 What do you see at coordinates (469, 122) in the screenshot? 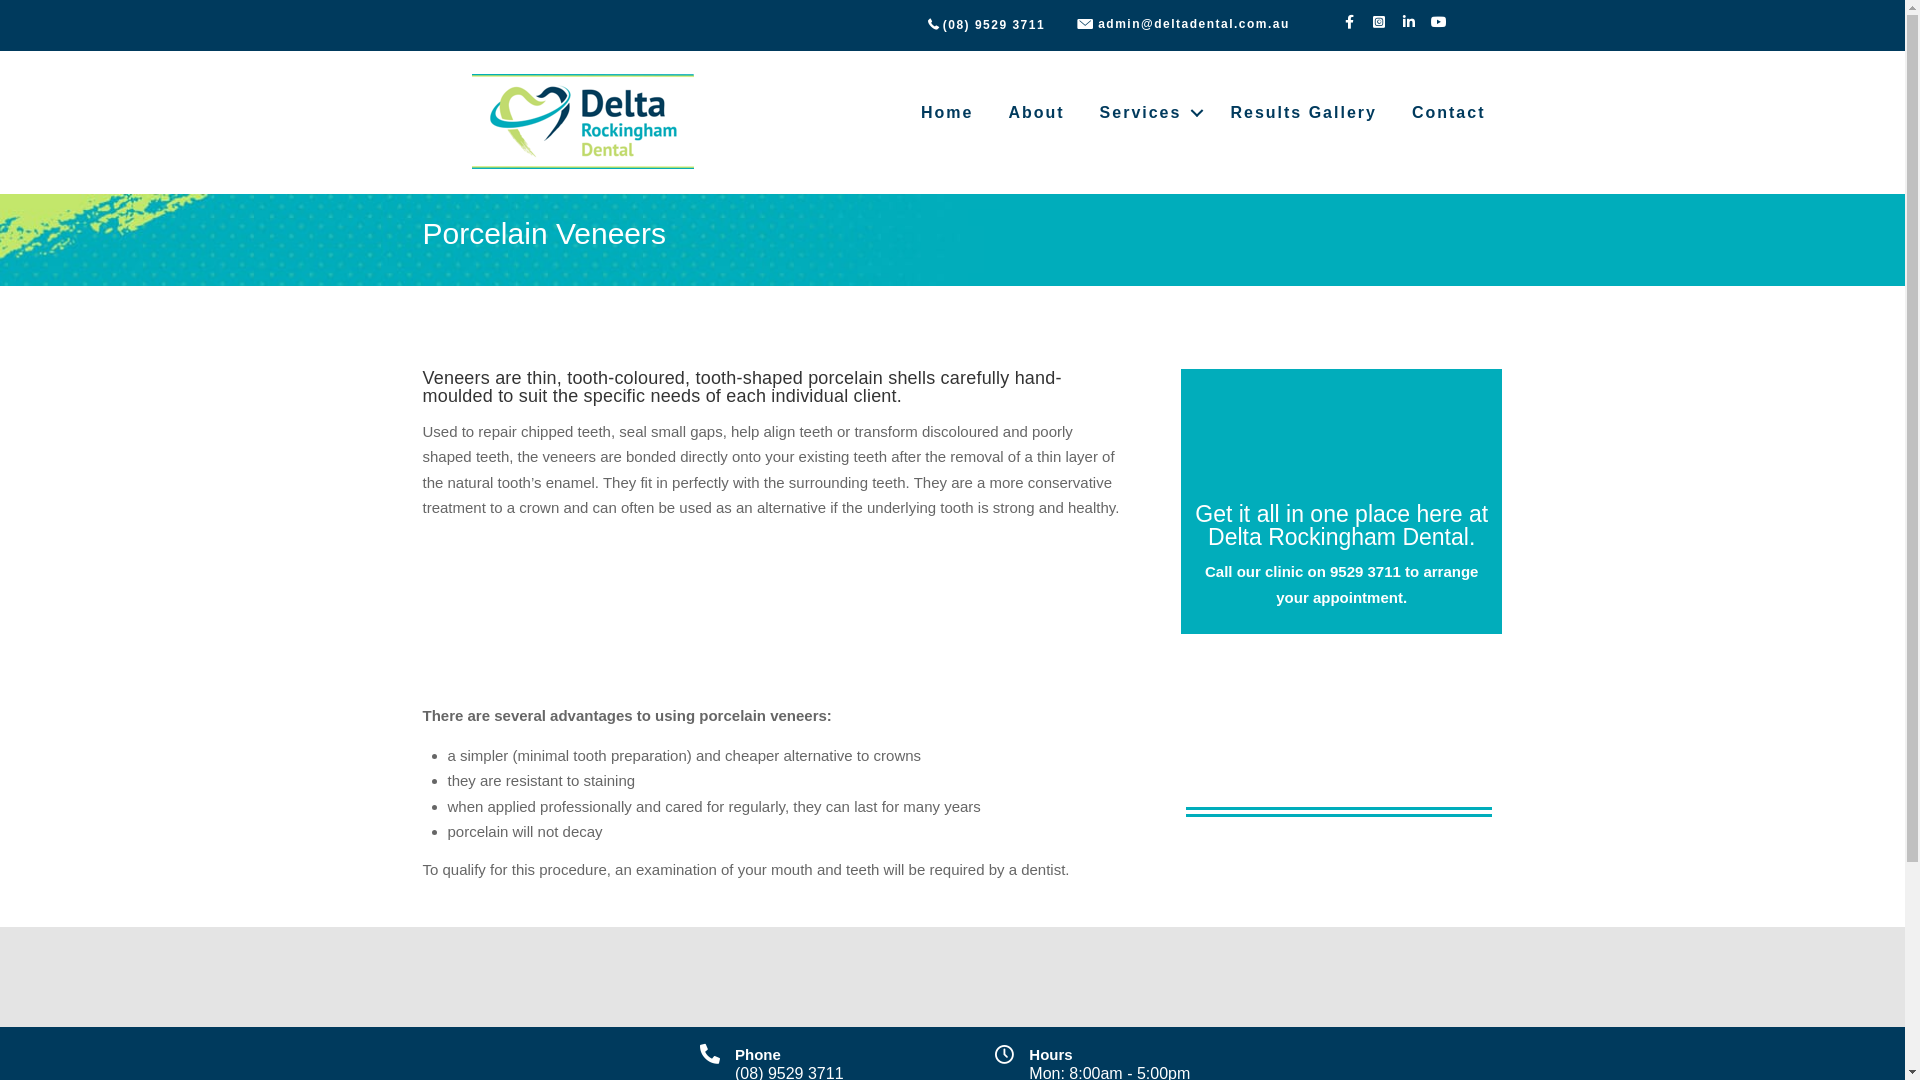
I see `'deltadental-logo'` at bounding box center [469, 122].